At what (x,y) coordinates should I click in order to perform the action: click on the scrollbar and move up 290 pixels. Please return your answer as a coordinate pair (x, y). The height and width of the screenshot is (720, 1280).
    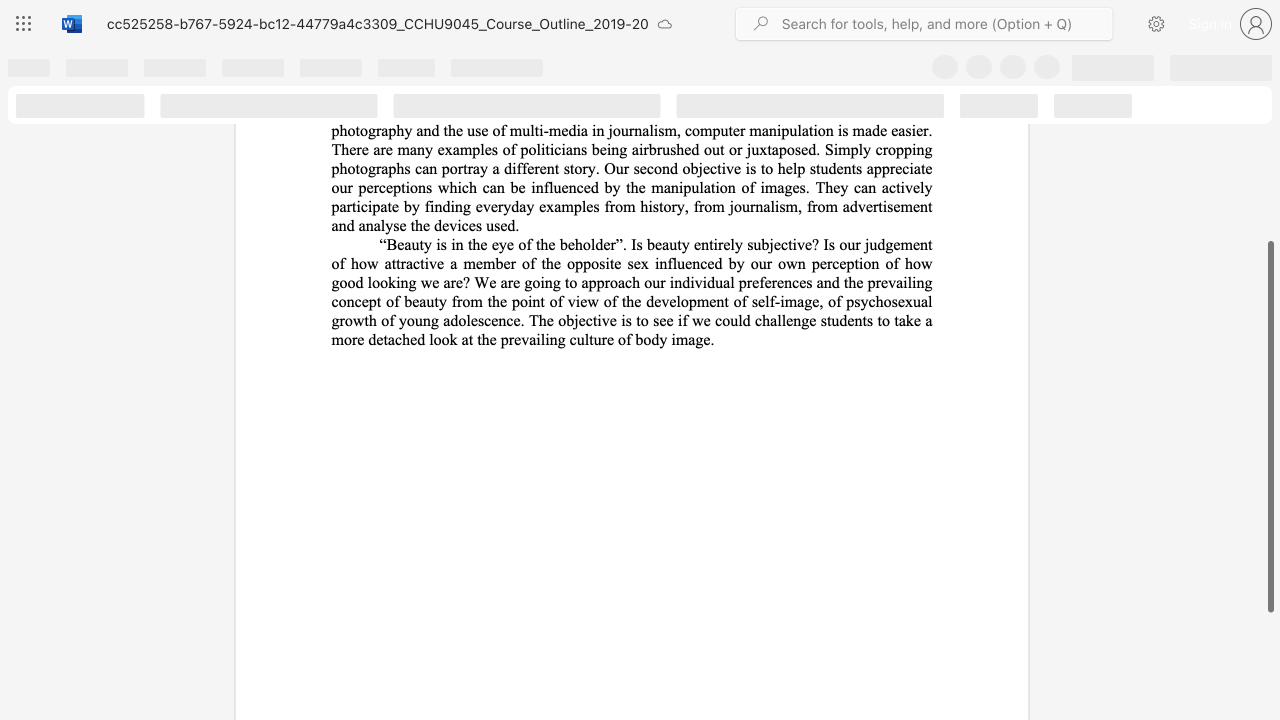
    Looking at the image, I should click on (1269, 426).